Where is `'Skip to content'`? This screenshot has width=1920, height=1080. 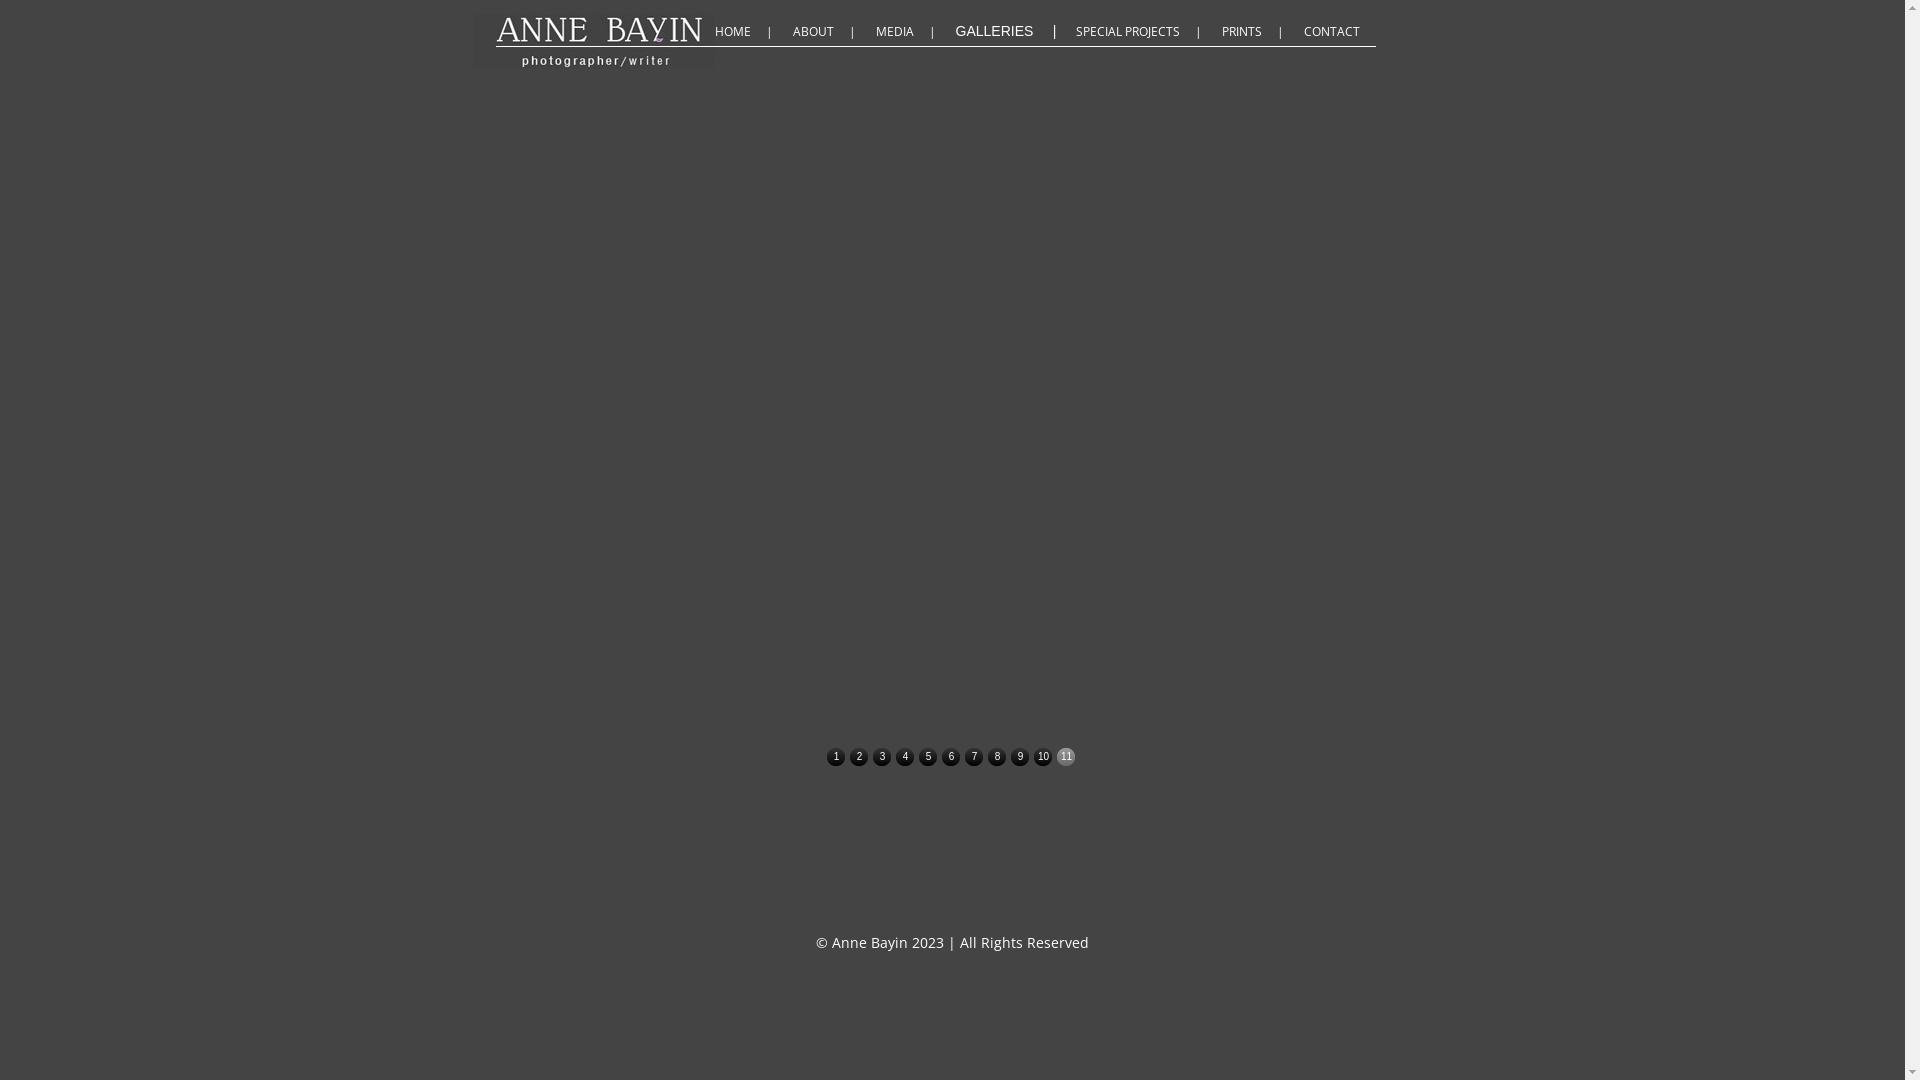 'Skip to content' is located at coordinates (1093, 12).